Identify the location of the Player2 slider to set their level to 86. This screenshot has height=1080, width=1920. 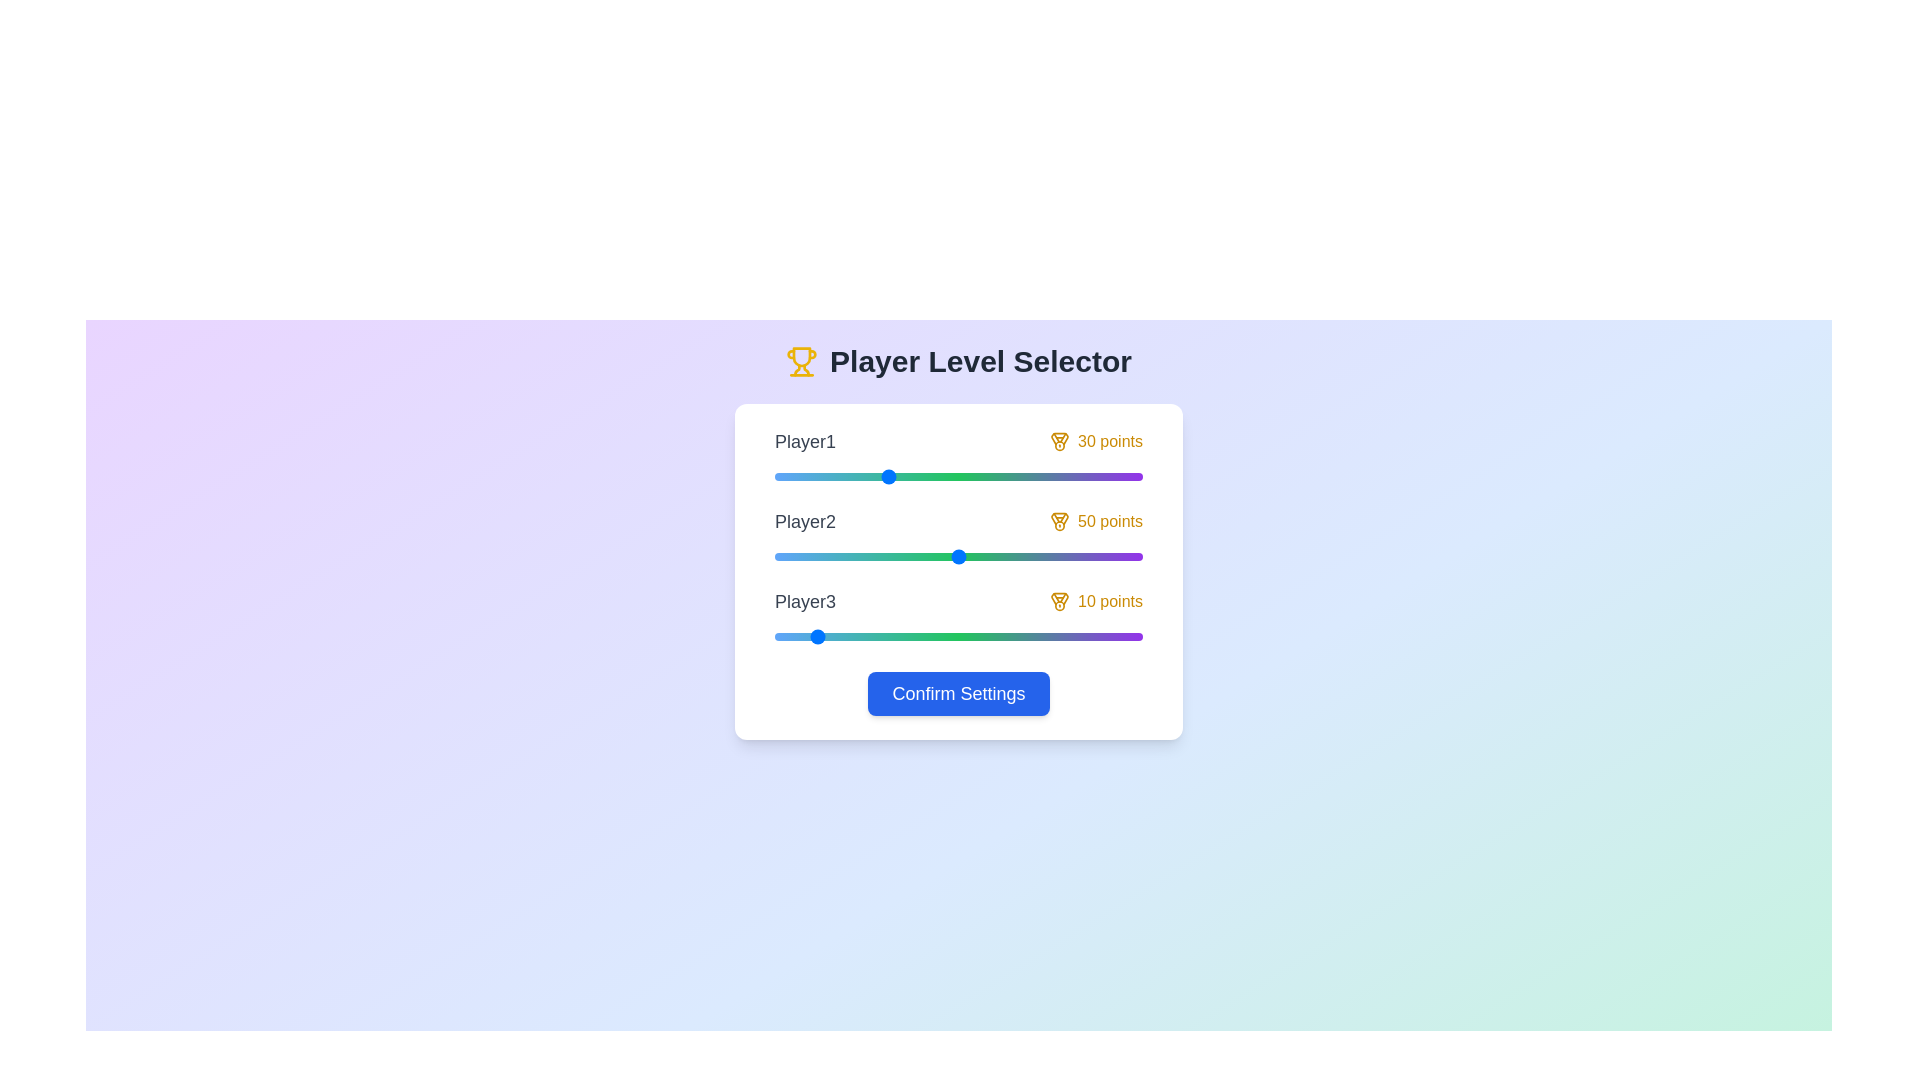
(1090, 556).